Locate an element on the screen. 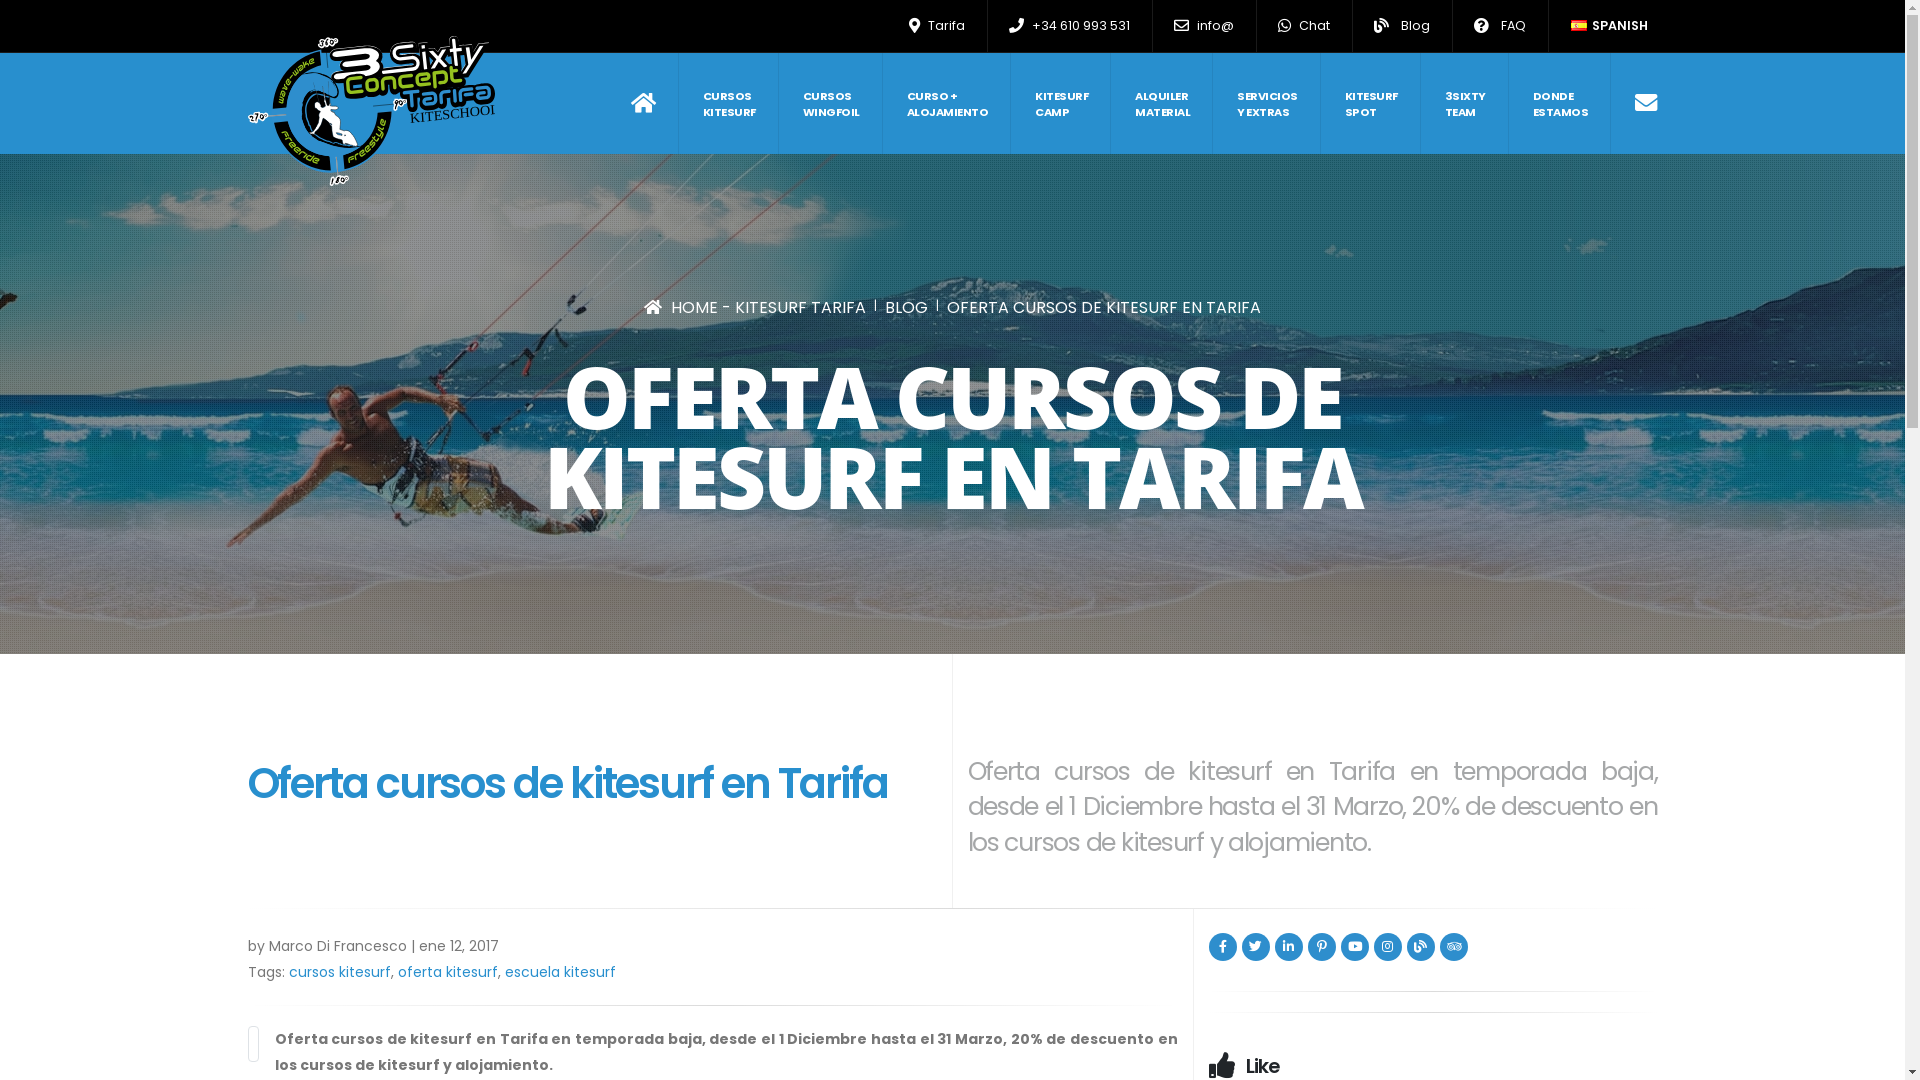 This screenshot has width=1920, height=1080. 'Instagram' is located at coordinates (1386, 946).